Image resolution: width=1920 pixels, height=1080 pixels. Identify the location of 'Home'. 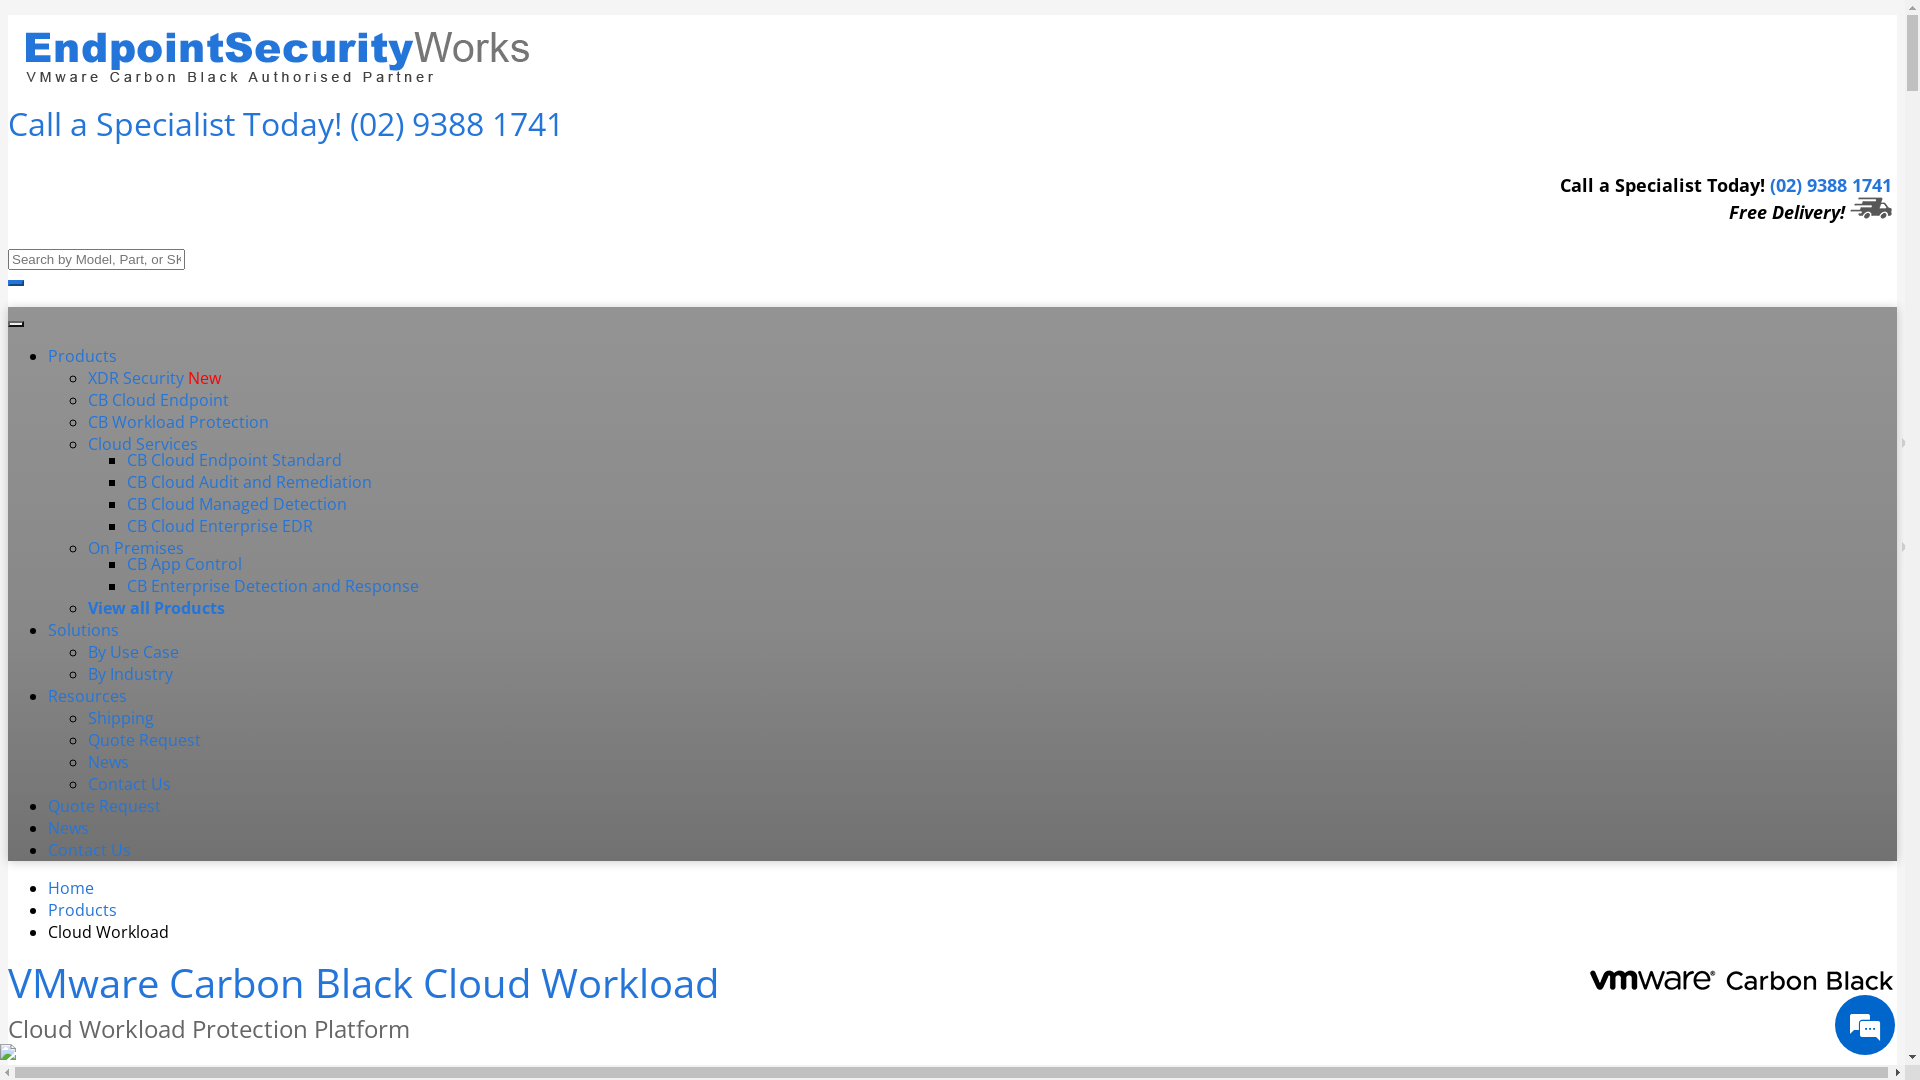
(71, 886).